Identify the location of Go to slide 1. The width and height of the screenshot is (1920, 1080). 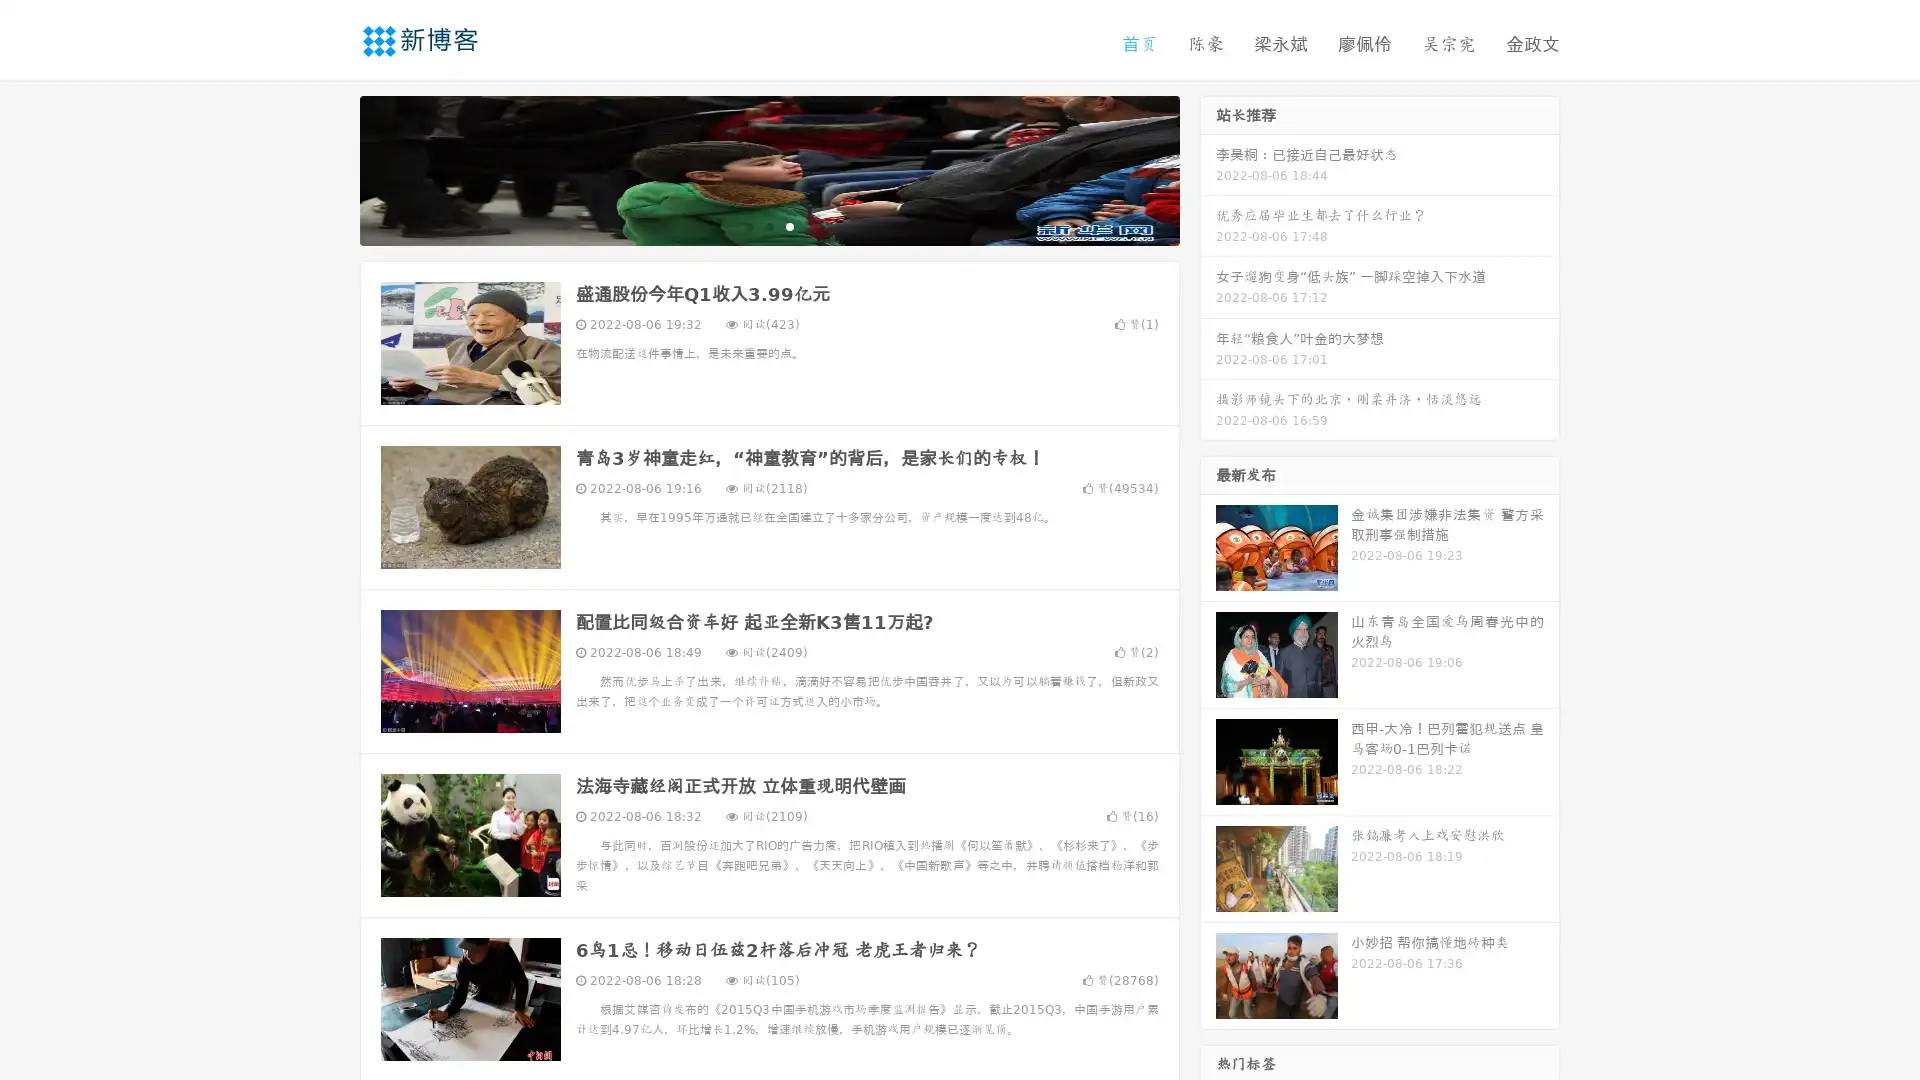
(748, 225).